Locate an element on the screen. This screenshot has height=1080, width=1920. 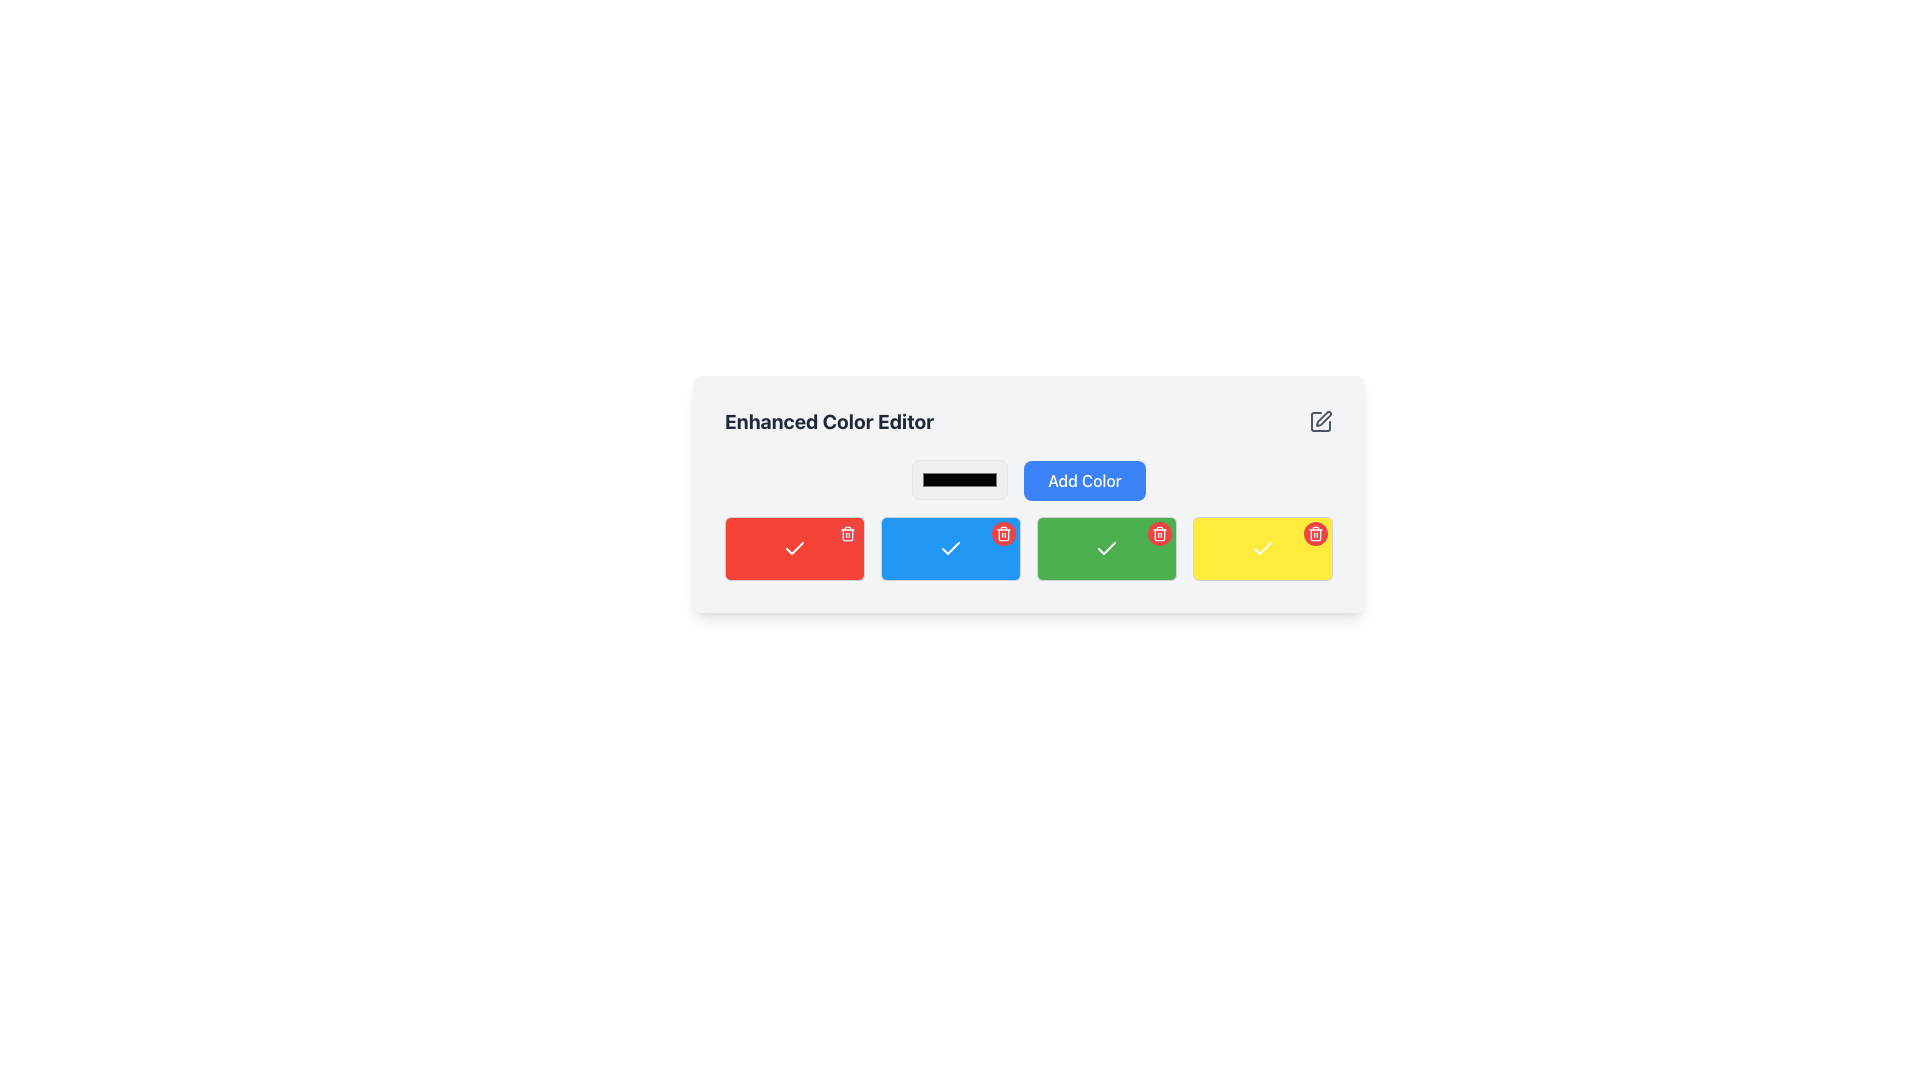
the 'Add Color' blue button located beside the color input box in the 'Enhanced Color Editor' section is located at coordinates (1028, 480).